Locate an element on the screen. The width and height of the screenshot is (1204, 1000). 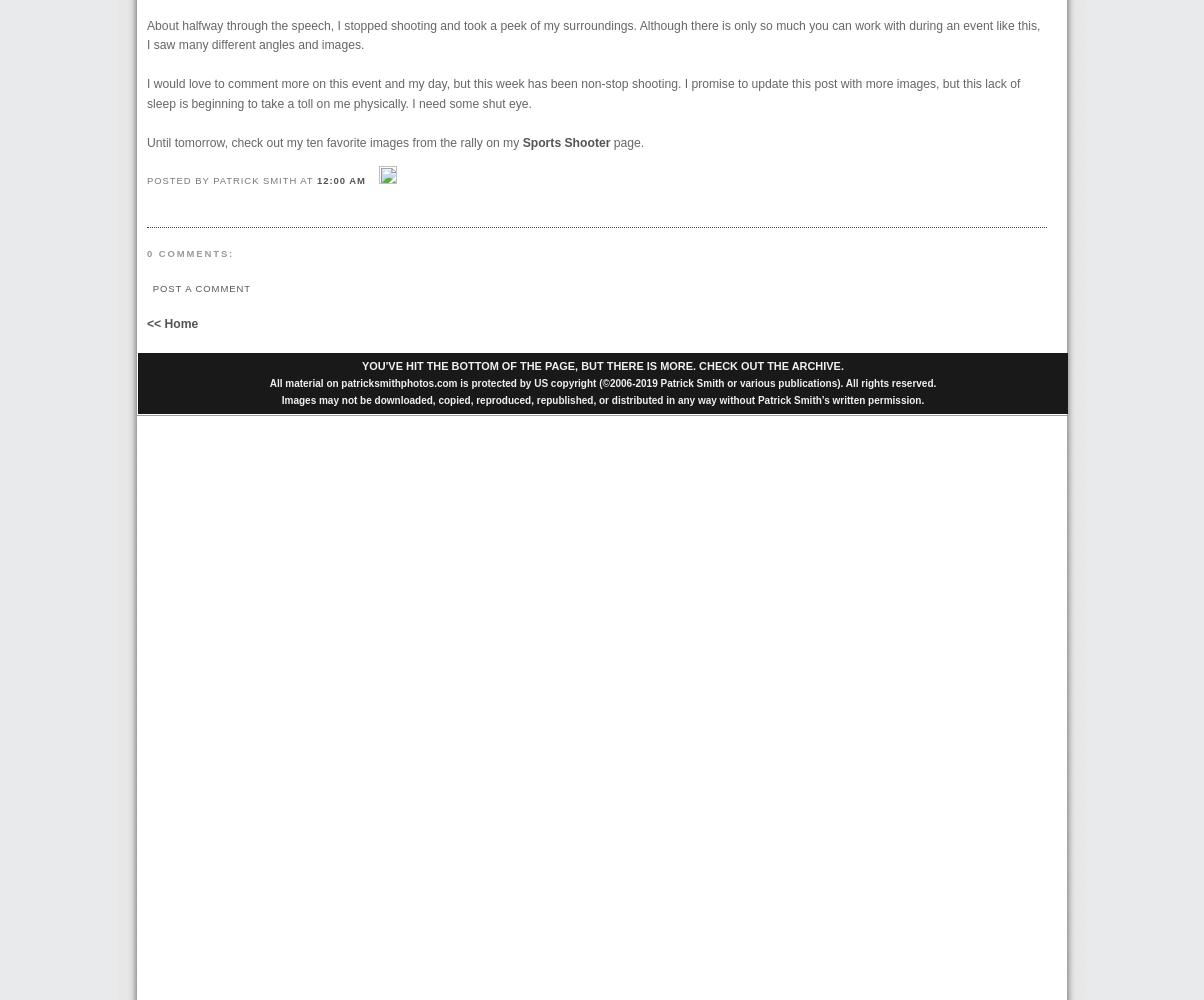
'<< Home' is located at coordinates (147, 323).